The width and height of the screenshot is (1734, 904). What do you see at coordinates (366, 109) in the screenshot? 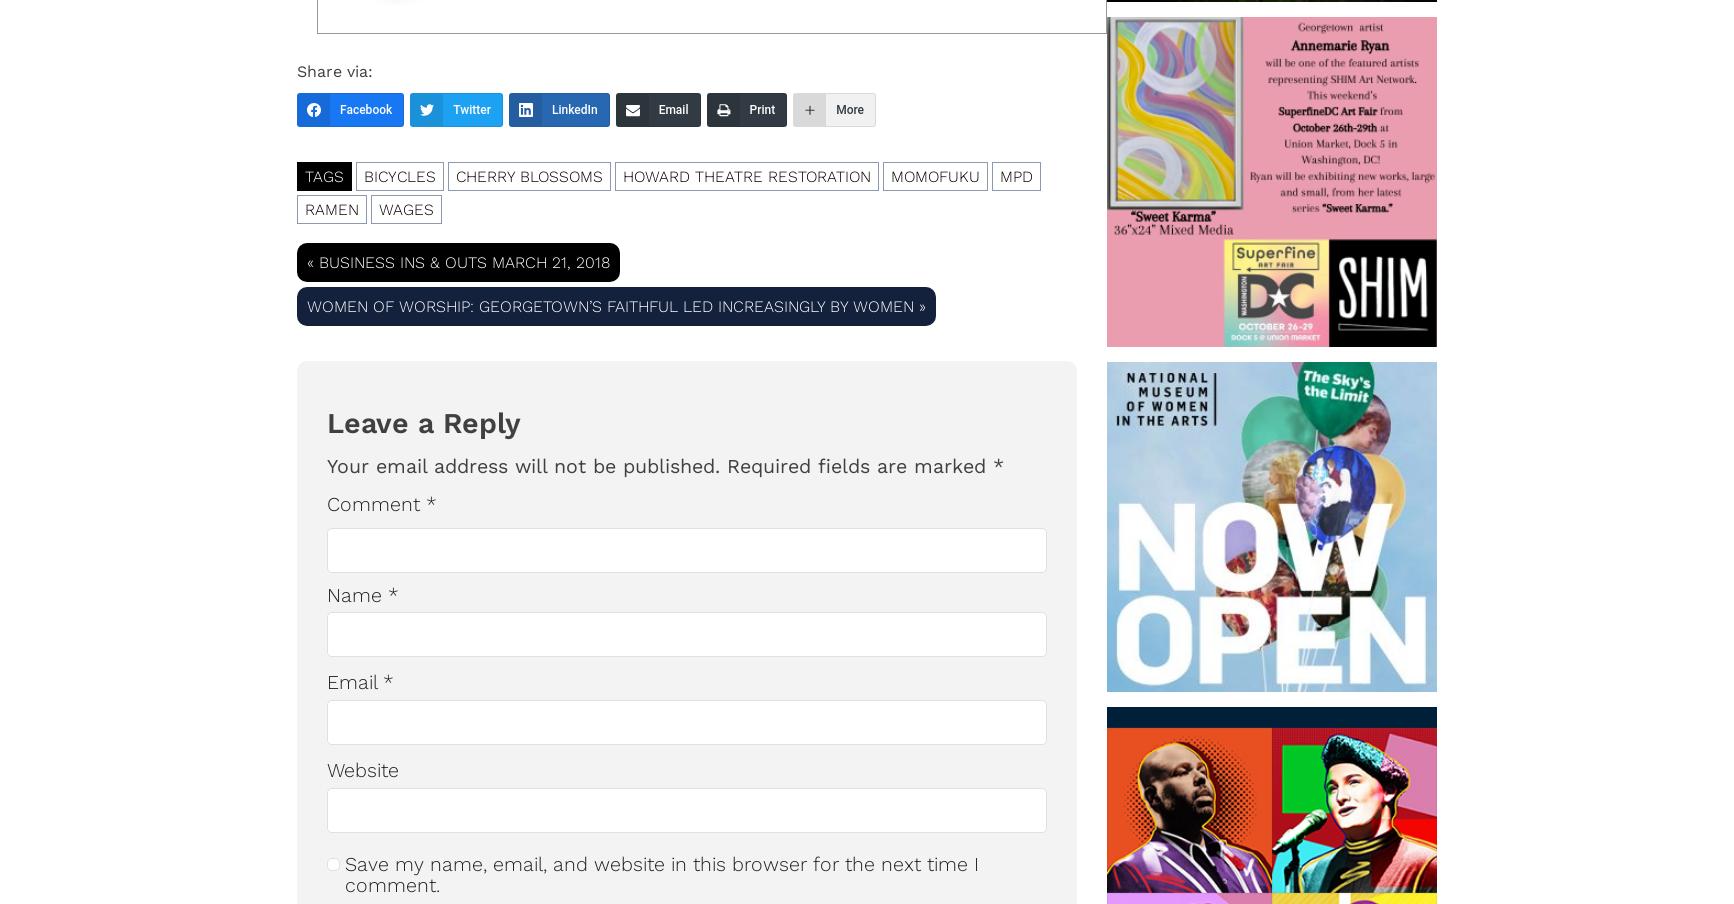
I see `'Facebook'` at bounding box center [366, 109].